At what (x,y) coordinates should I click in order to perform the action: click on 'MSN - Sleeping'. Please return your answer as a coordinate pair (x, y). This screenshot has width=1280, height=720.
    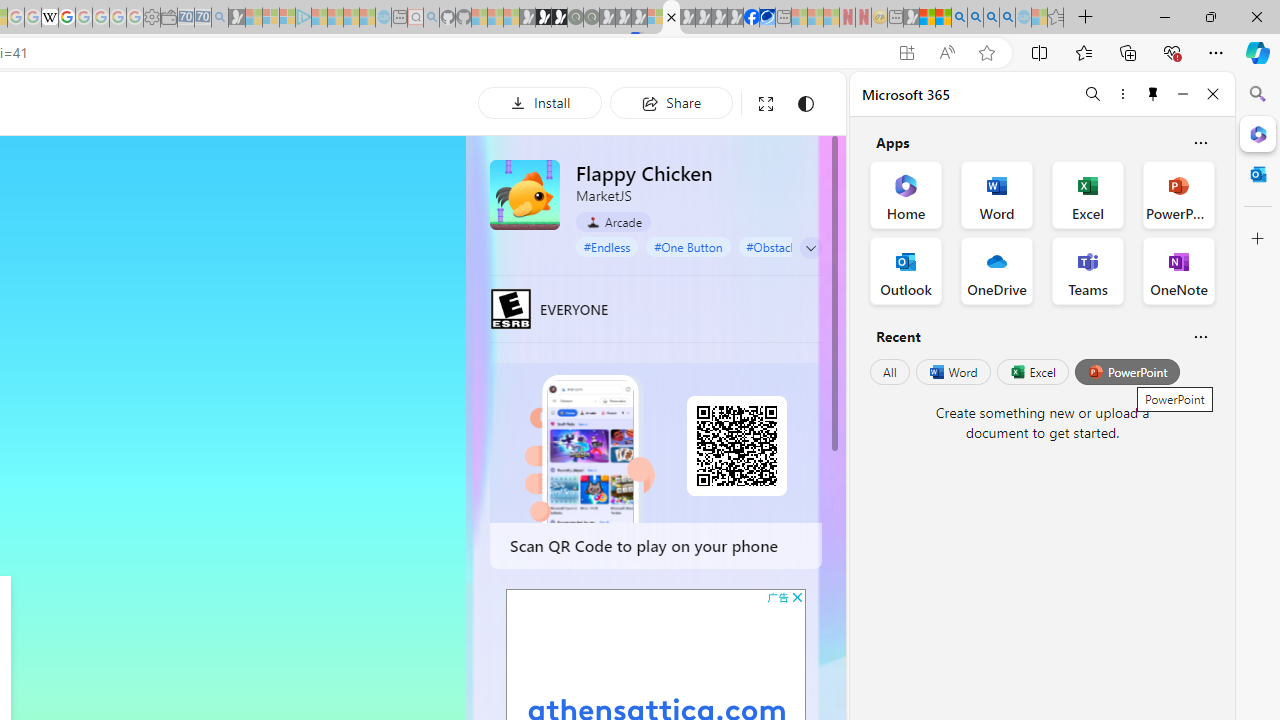
    Looking at the image, I should click on (910, 17).